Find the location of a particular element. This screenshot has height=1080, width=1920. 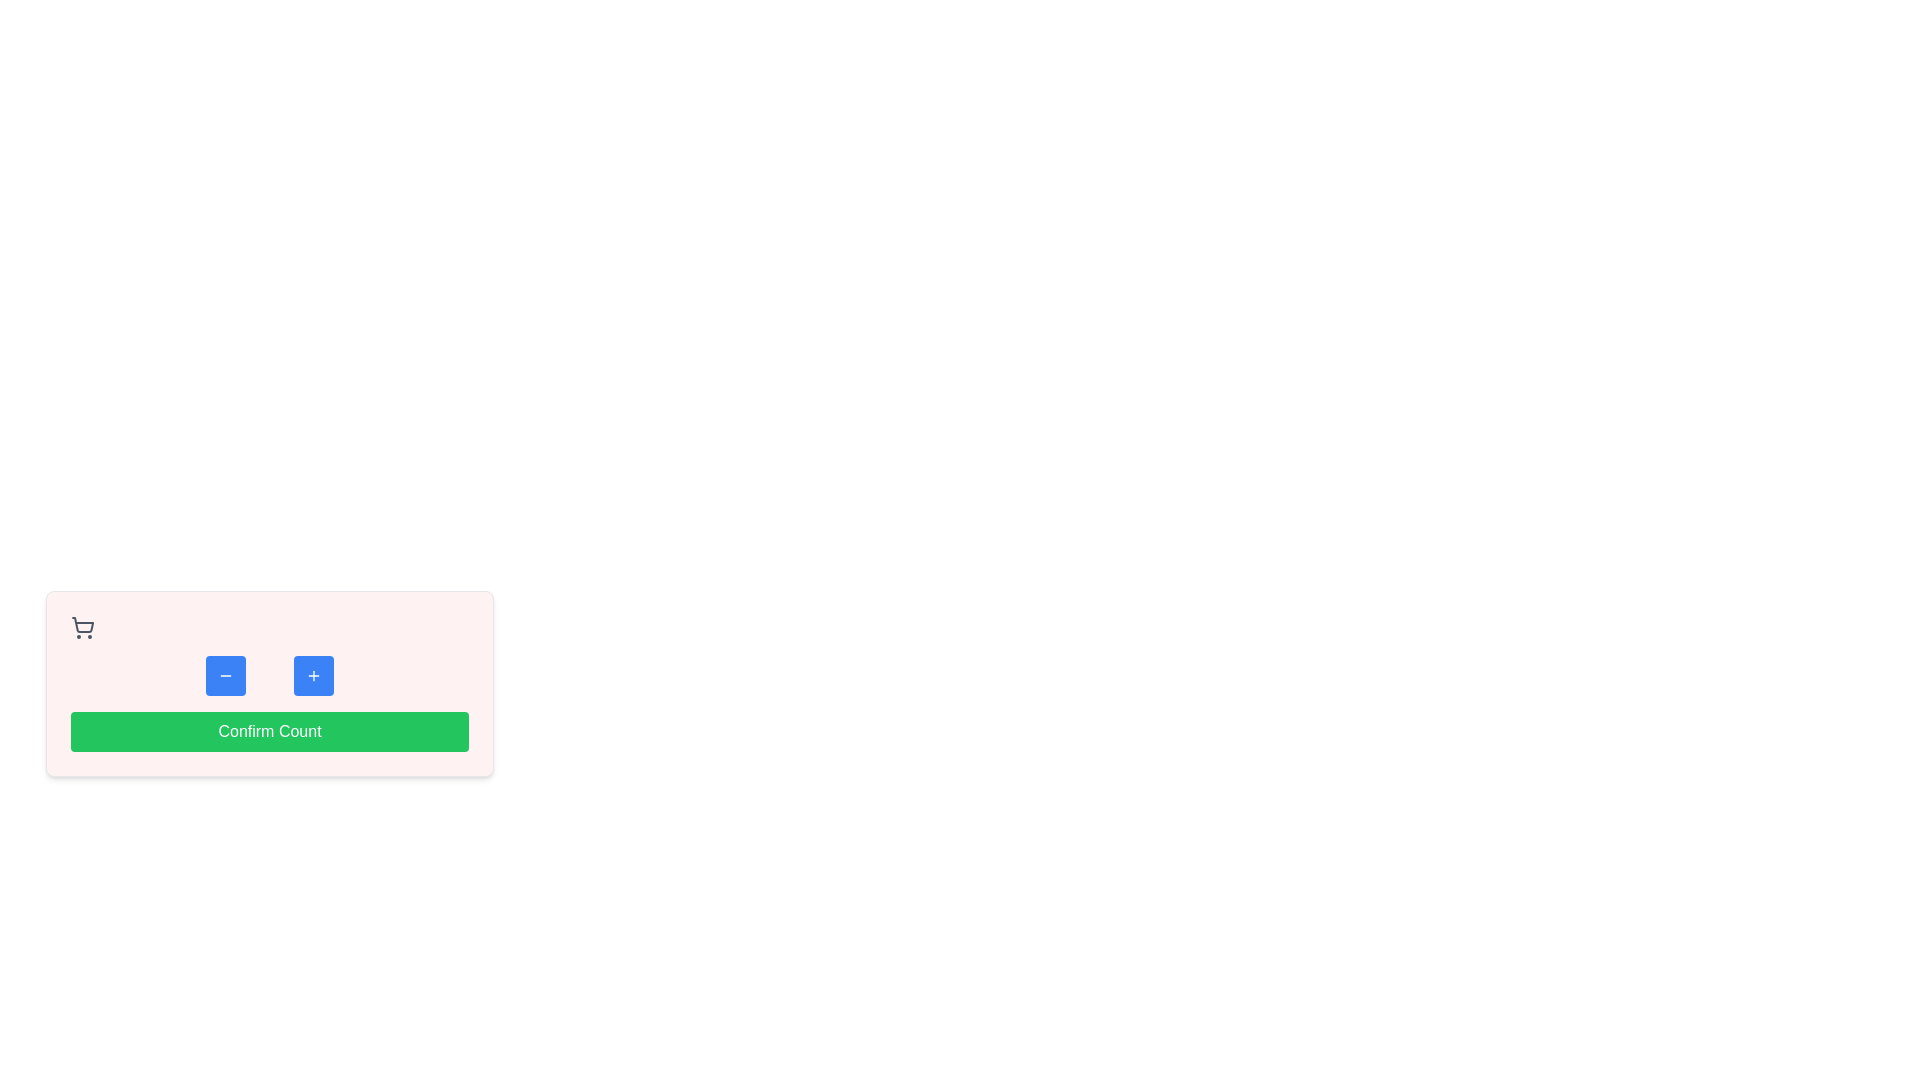

the minus button on the numeric input component to decrement the count is located at coordinates (268, 675).